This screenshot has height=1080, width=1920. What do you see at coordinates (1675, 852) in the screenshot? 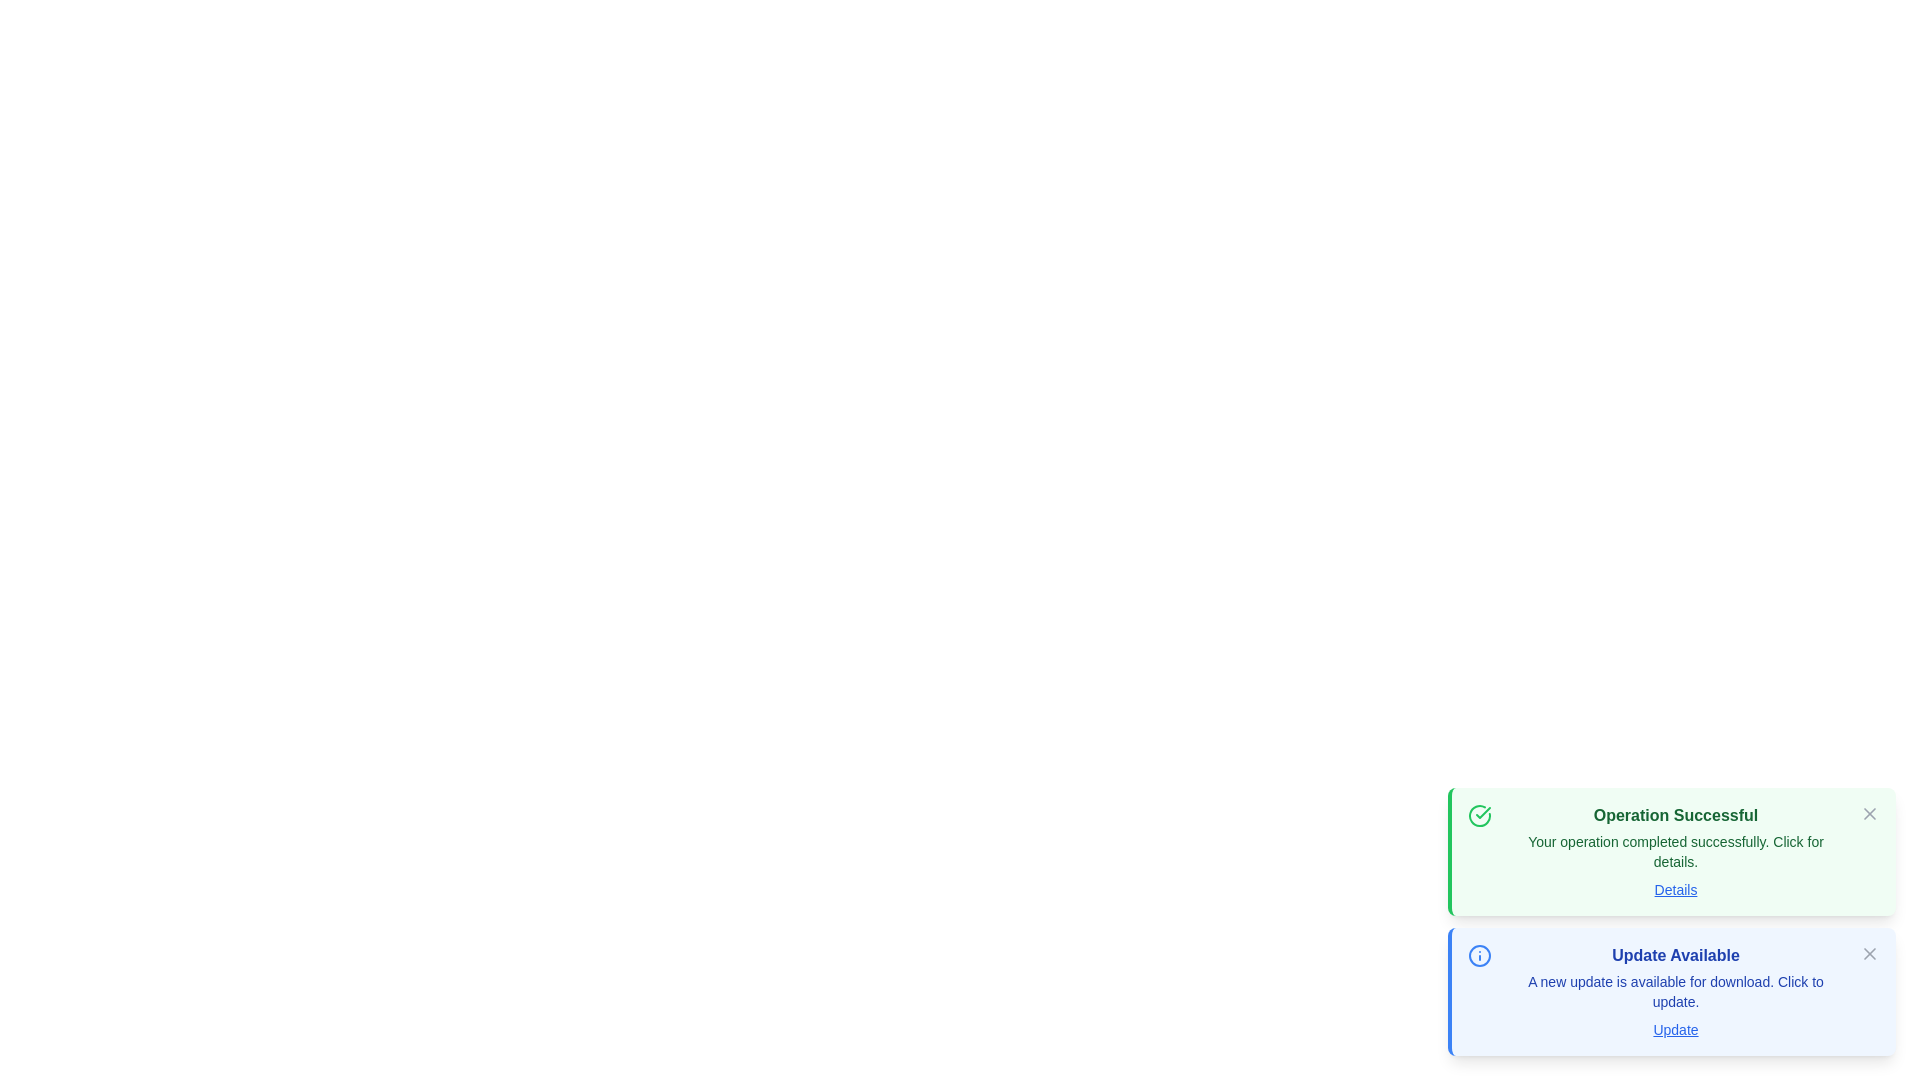
I see `the Notification panel that provides feedback about the success of the recent operation, located near the upper-right corner of the interface` at bounding box center [1675, 852].